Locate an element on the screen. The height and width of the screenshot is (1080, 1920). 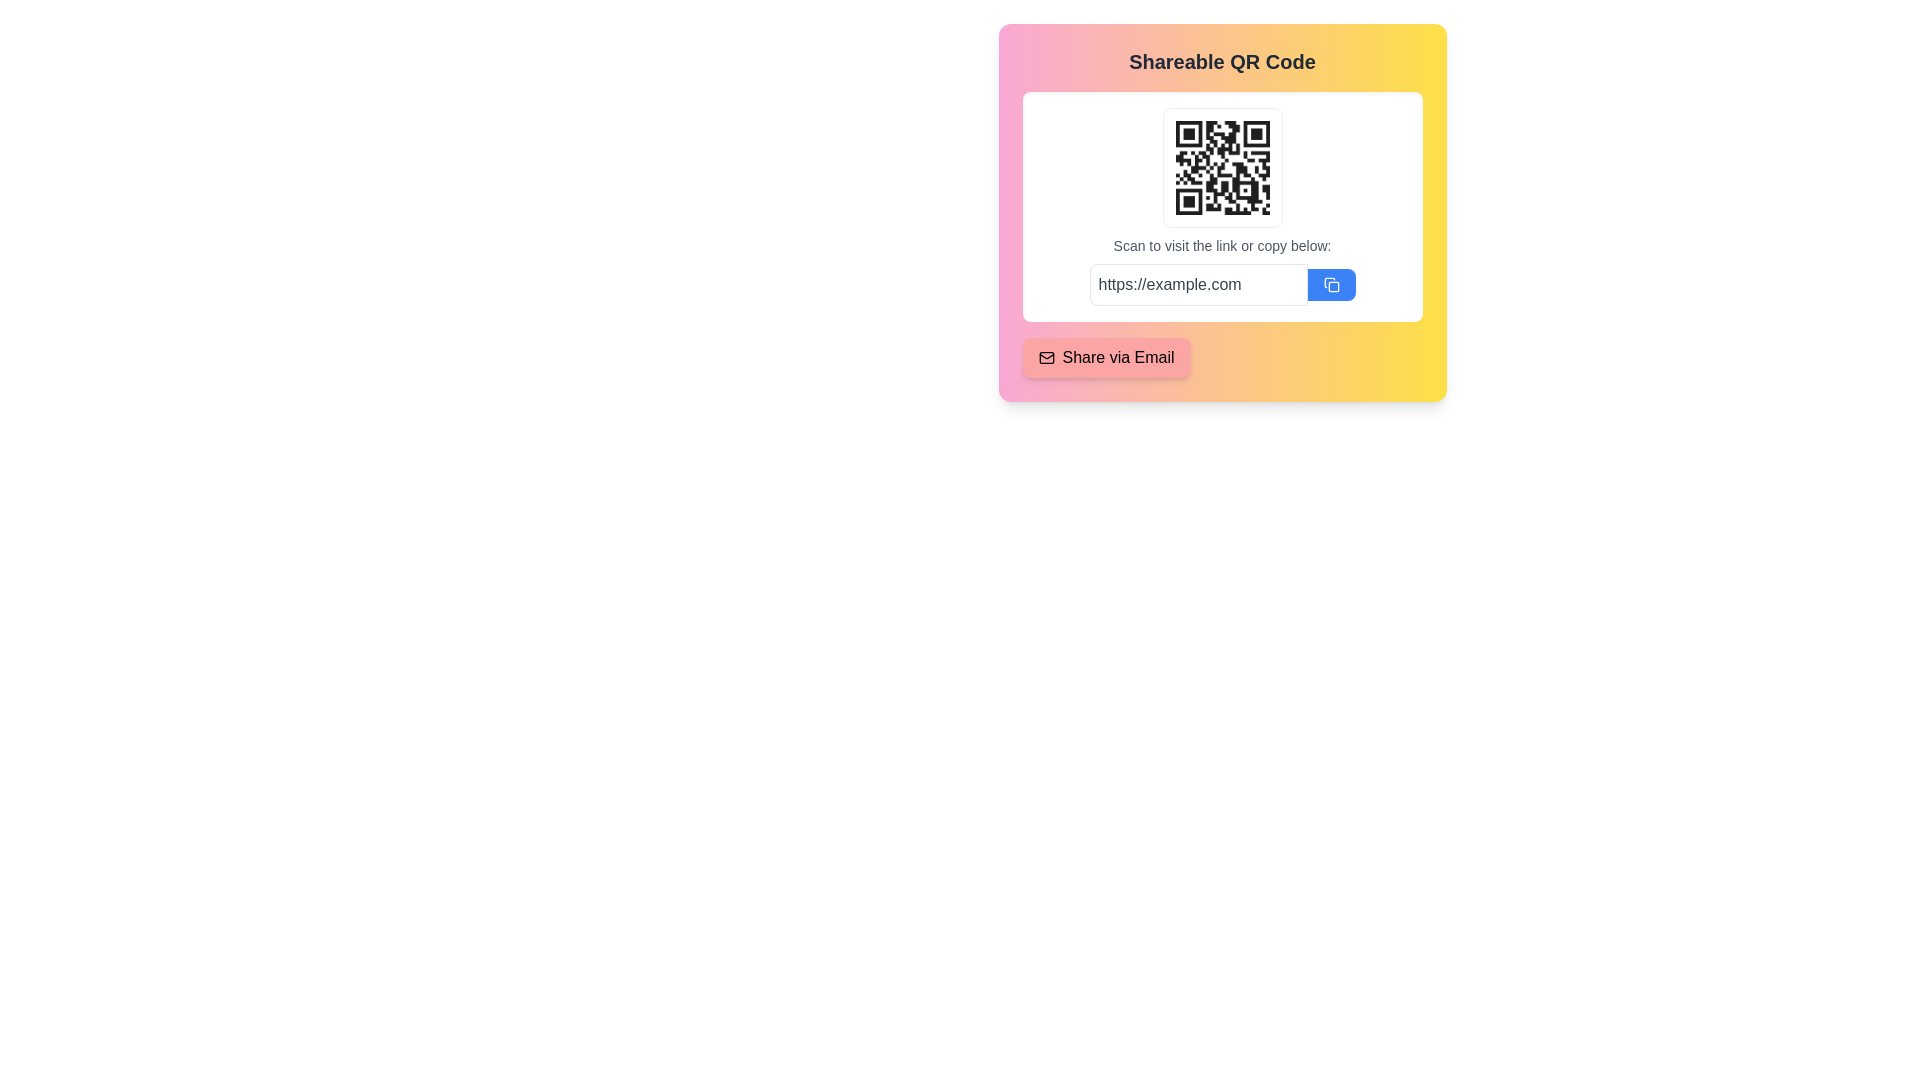
the decorative icon located to the left of the 'Share via Email' button at the bottom left of the card containing the QR code is located at coordinates (1045, 357).